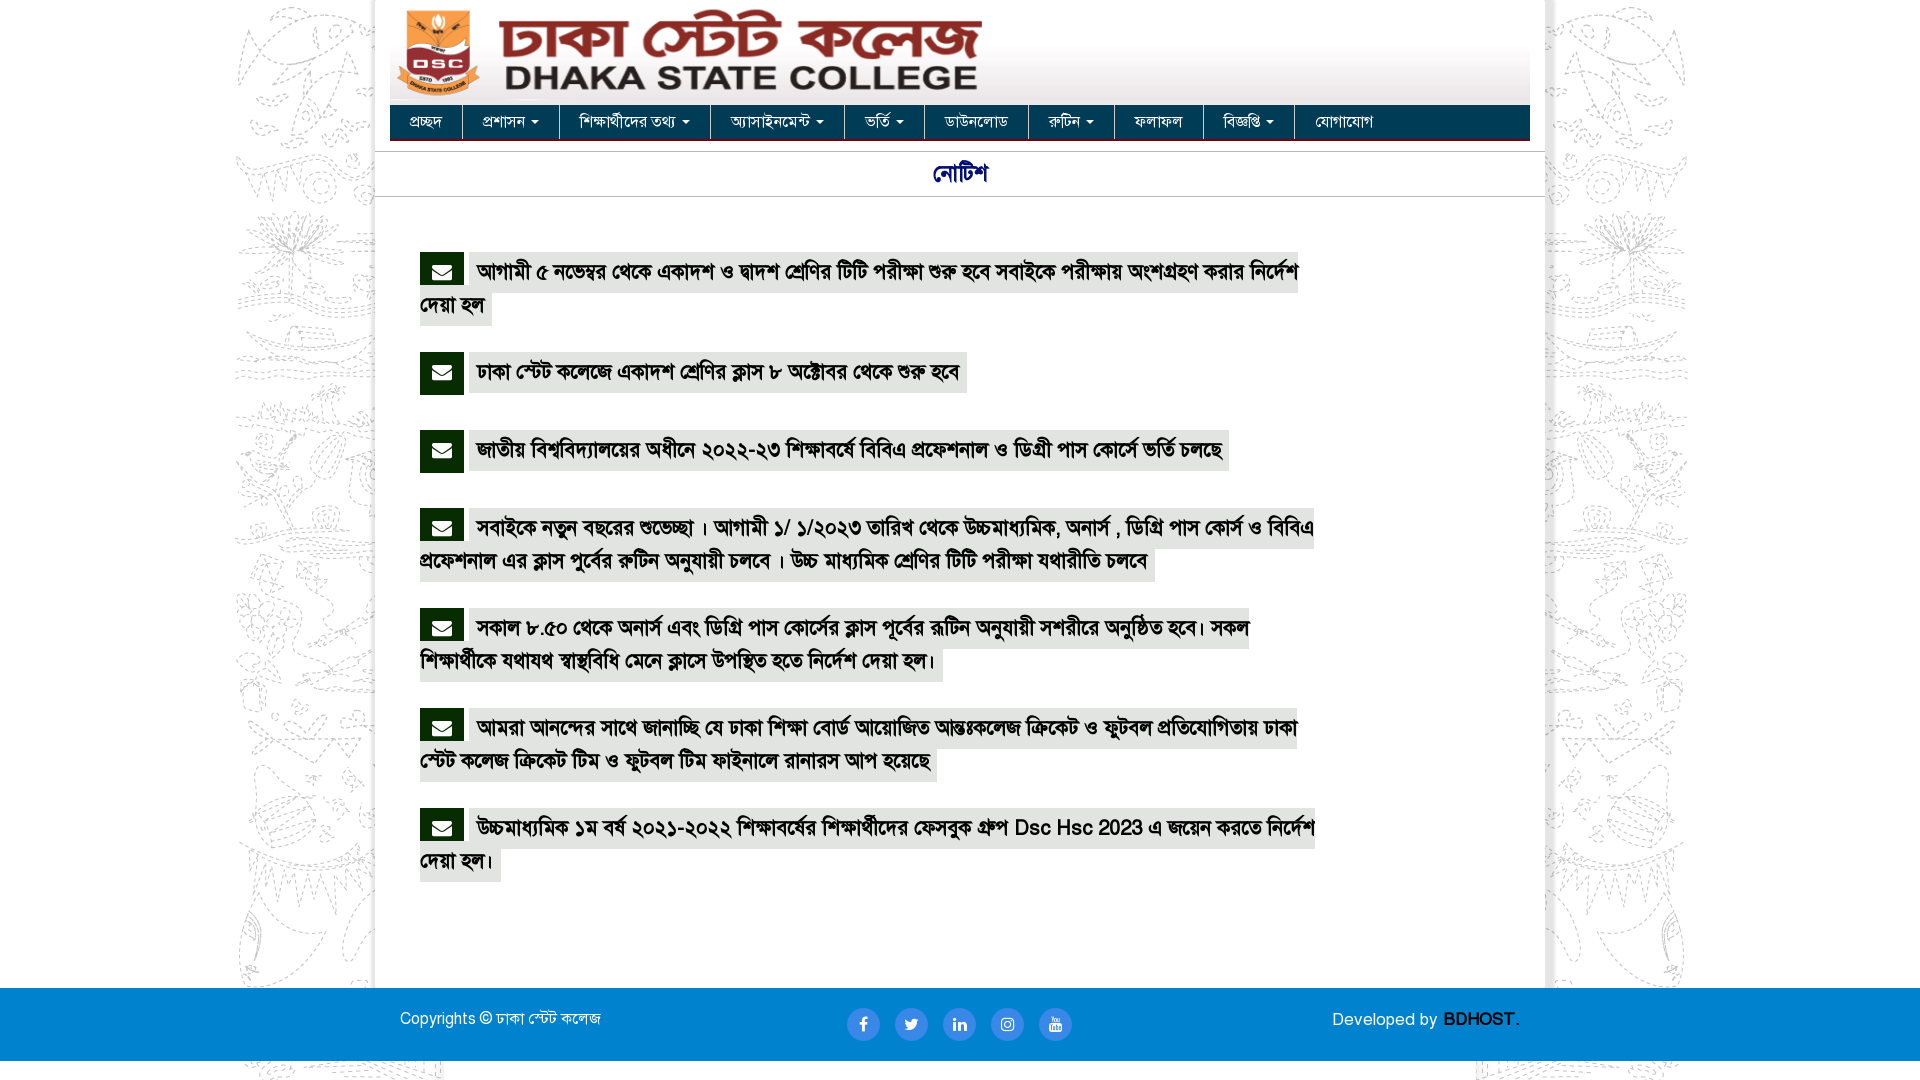 This screenshot has width=1920, height=1080. What do you see at coordinates (1481, 1019) in the screenshot?
I see `'BDHOST.'` at bounding box center [1481, 1019].